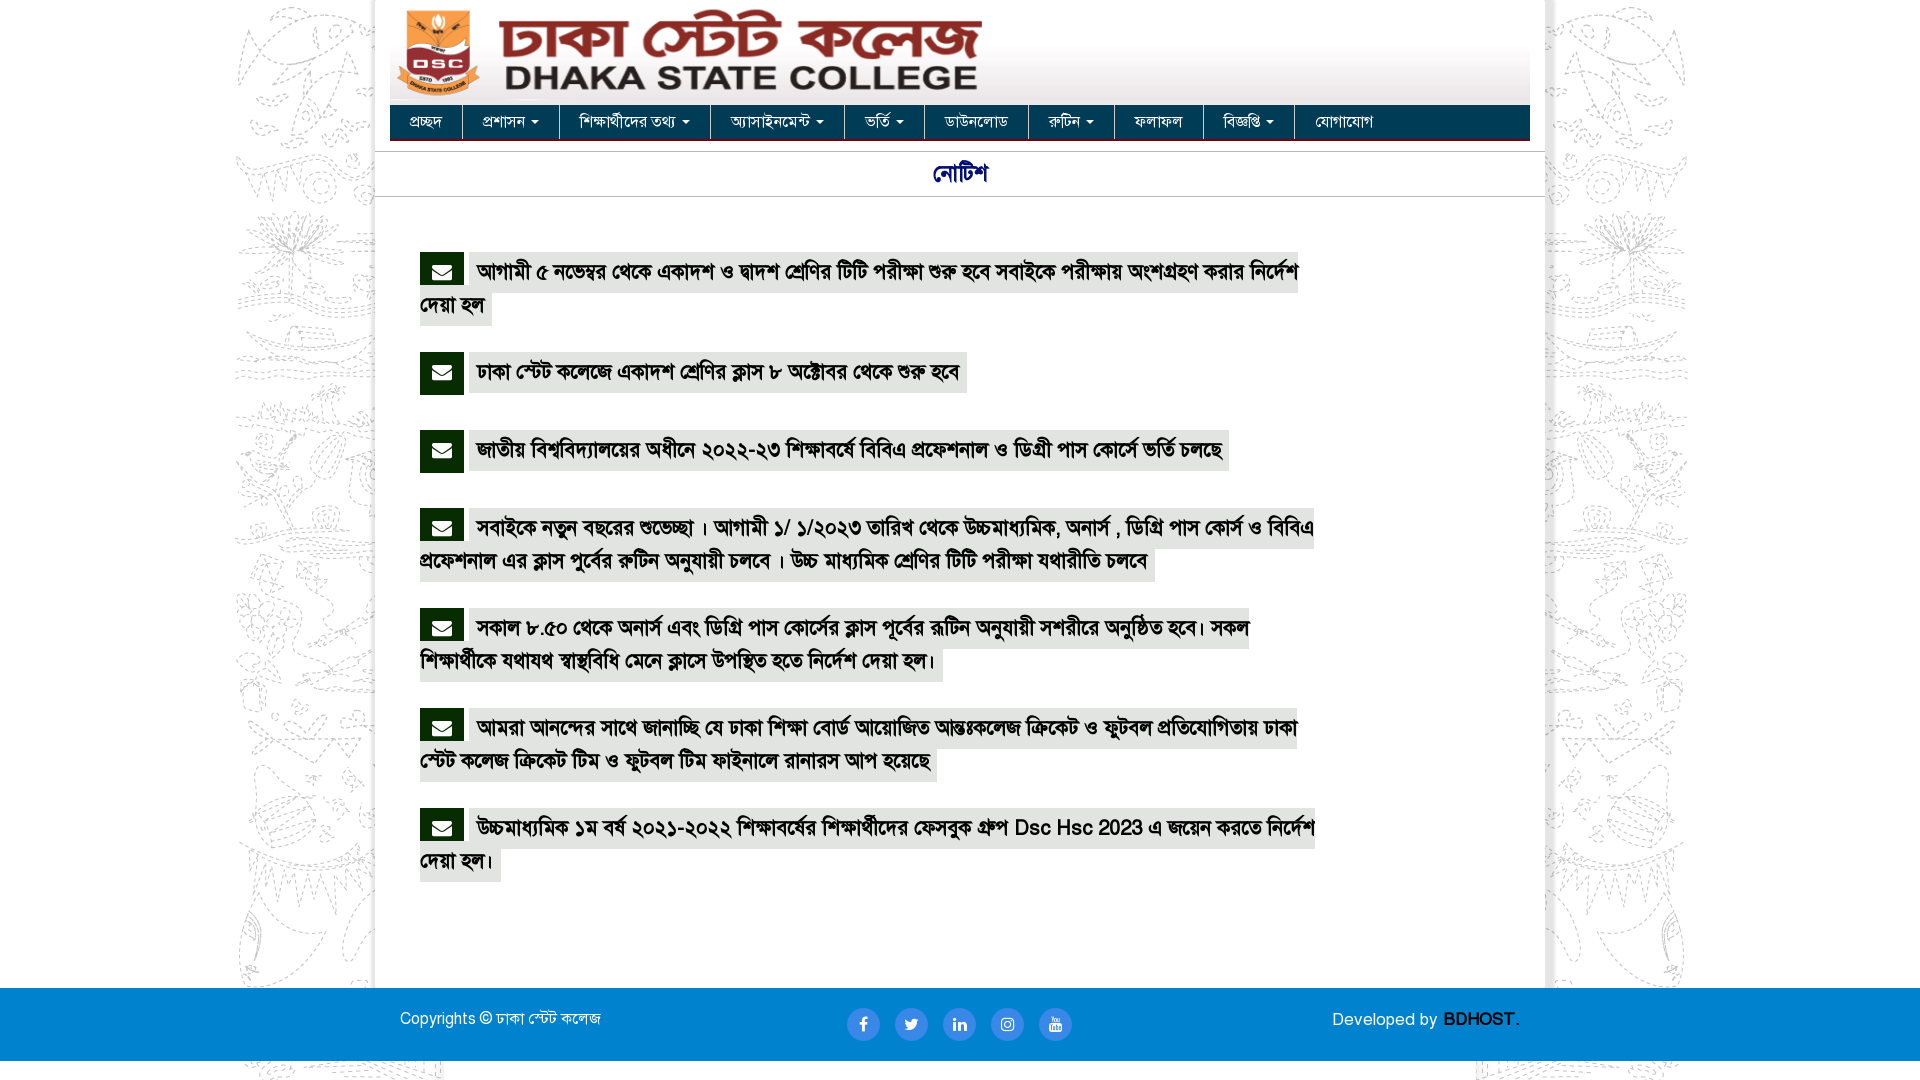 This screenshot has width=1920, height=1080. What do you see at coordinates (1481, 1019) in the screenshot?
I see `'BDHOST.'` at bounding box center [1481, 1019].